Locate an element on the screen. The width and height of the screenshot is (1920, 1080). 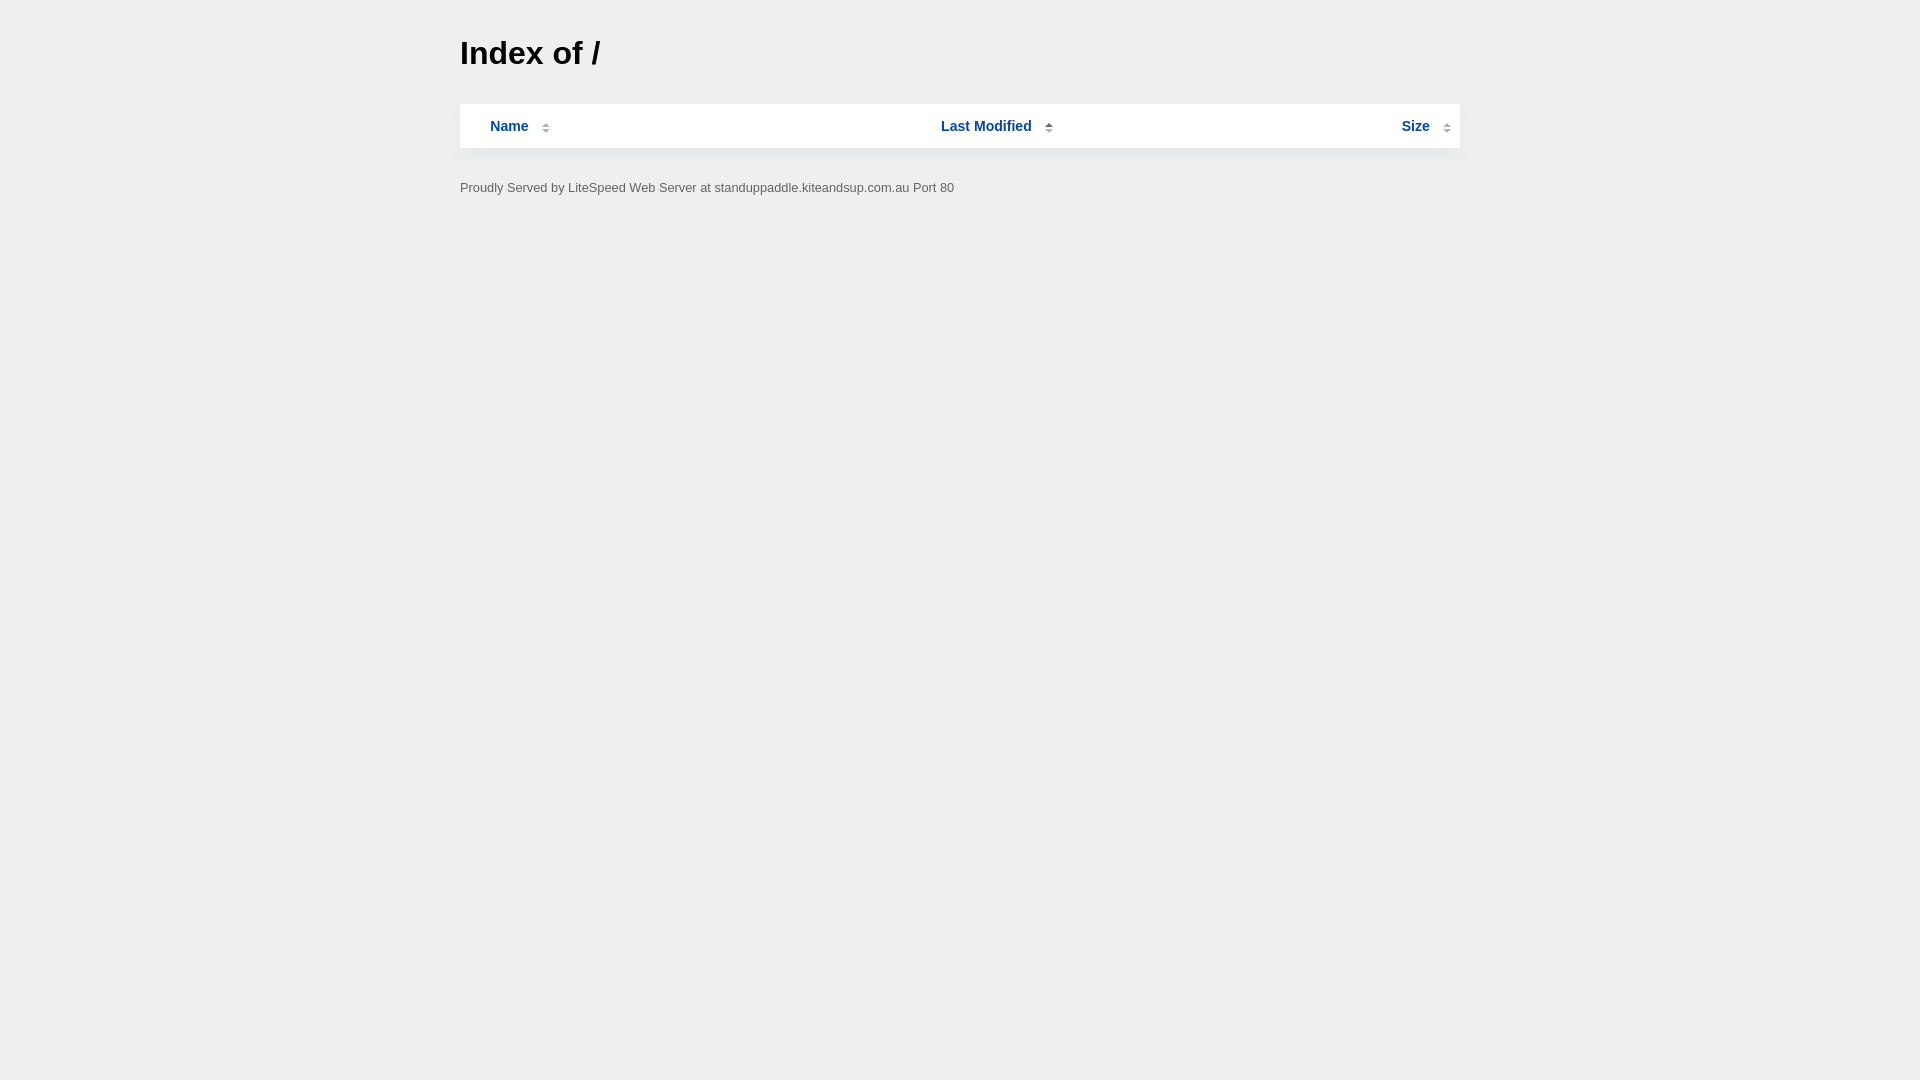
'Name' is located at coordinates (508, 126).